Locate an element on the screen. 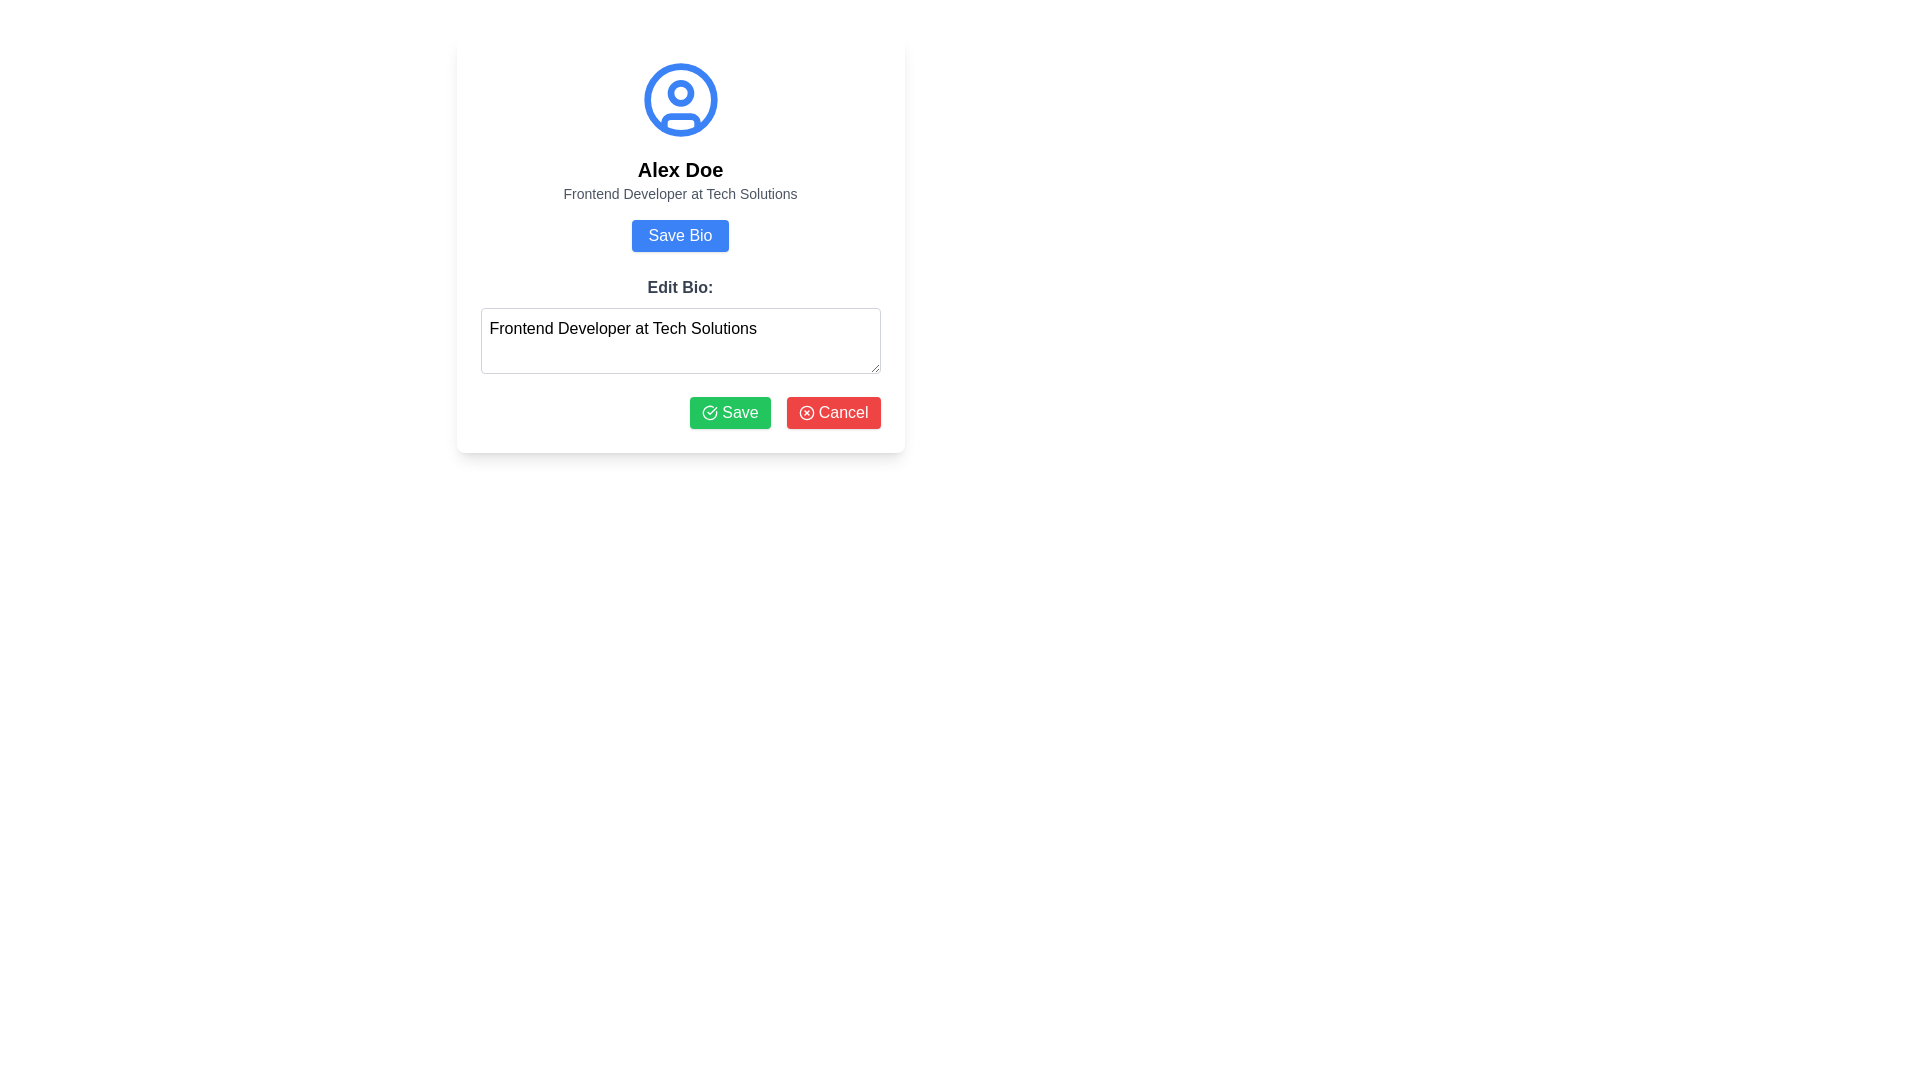  the save button located near the bottom of the form interface, which is left-aligned relative to the red 'Cancel' button is located at coordinates (729, 411).